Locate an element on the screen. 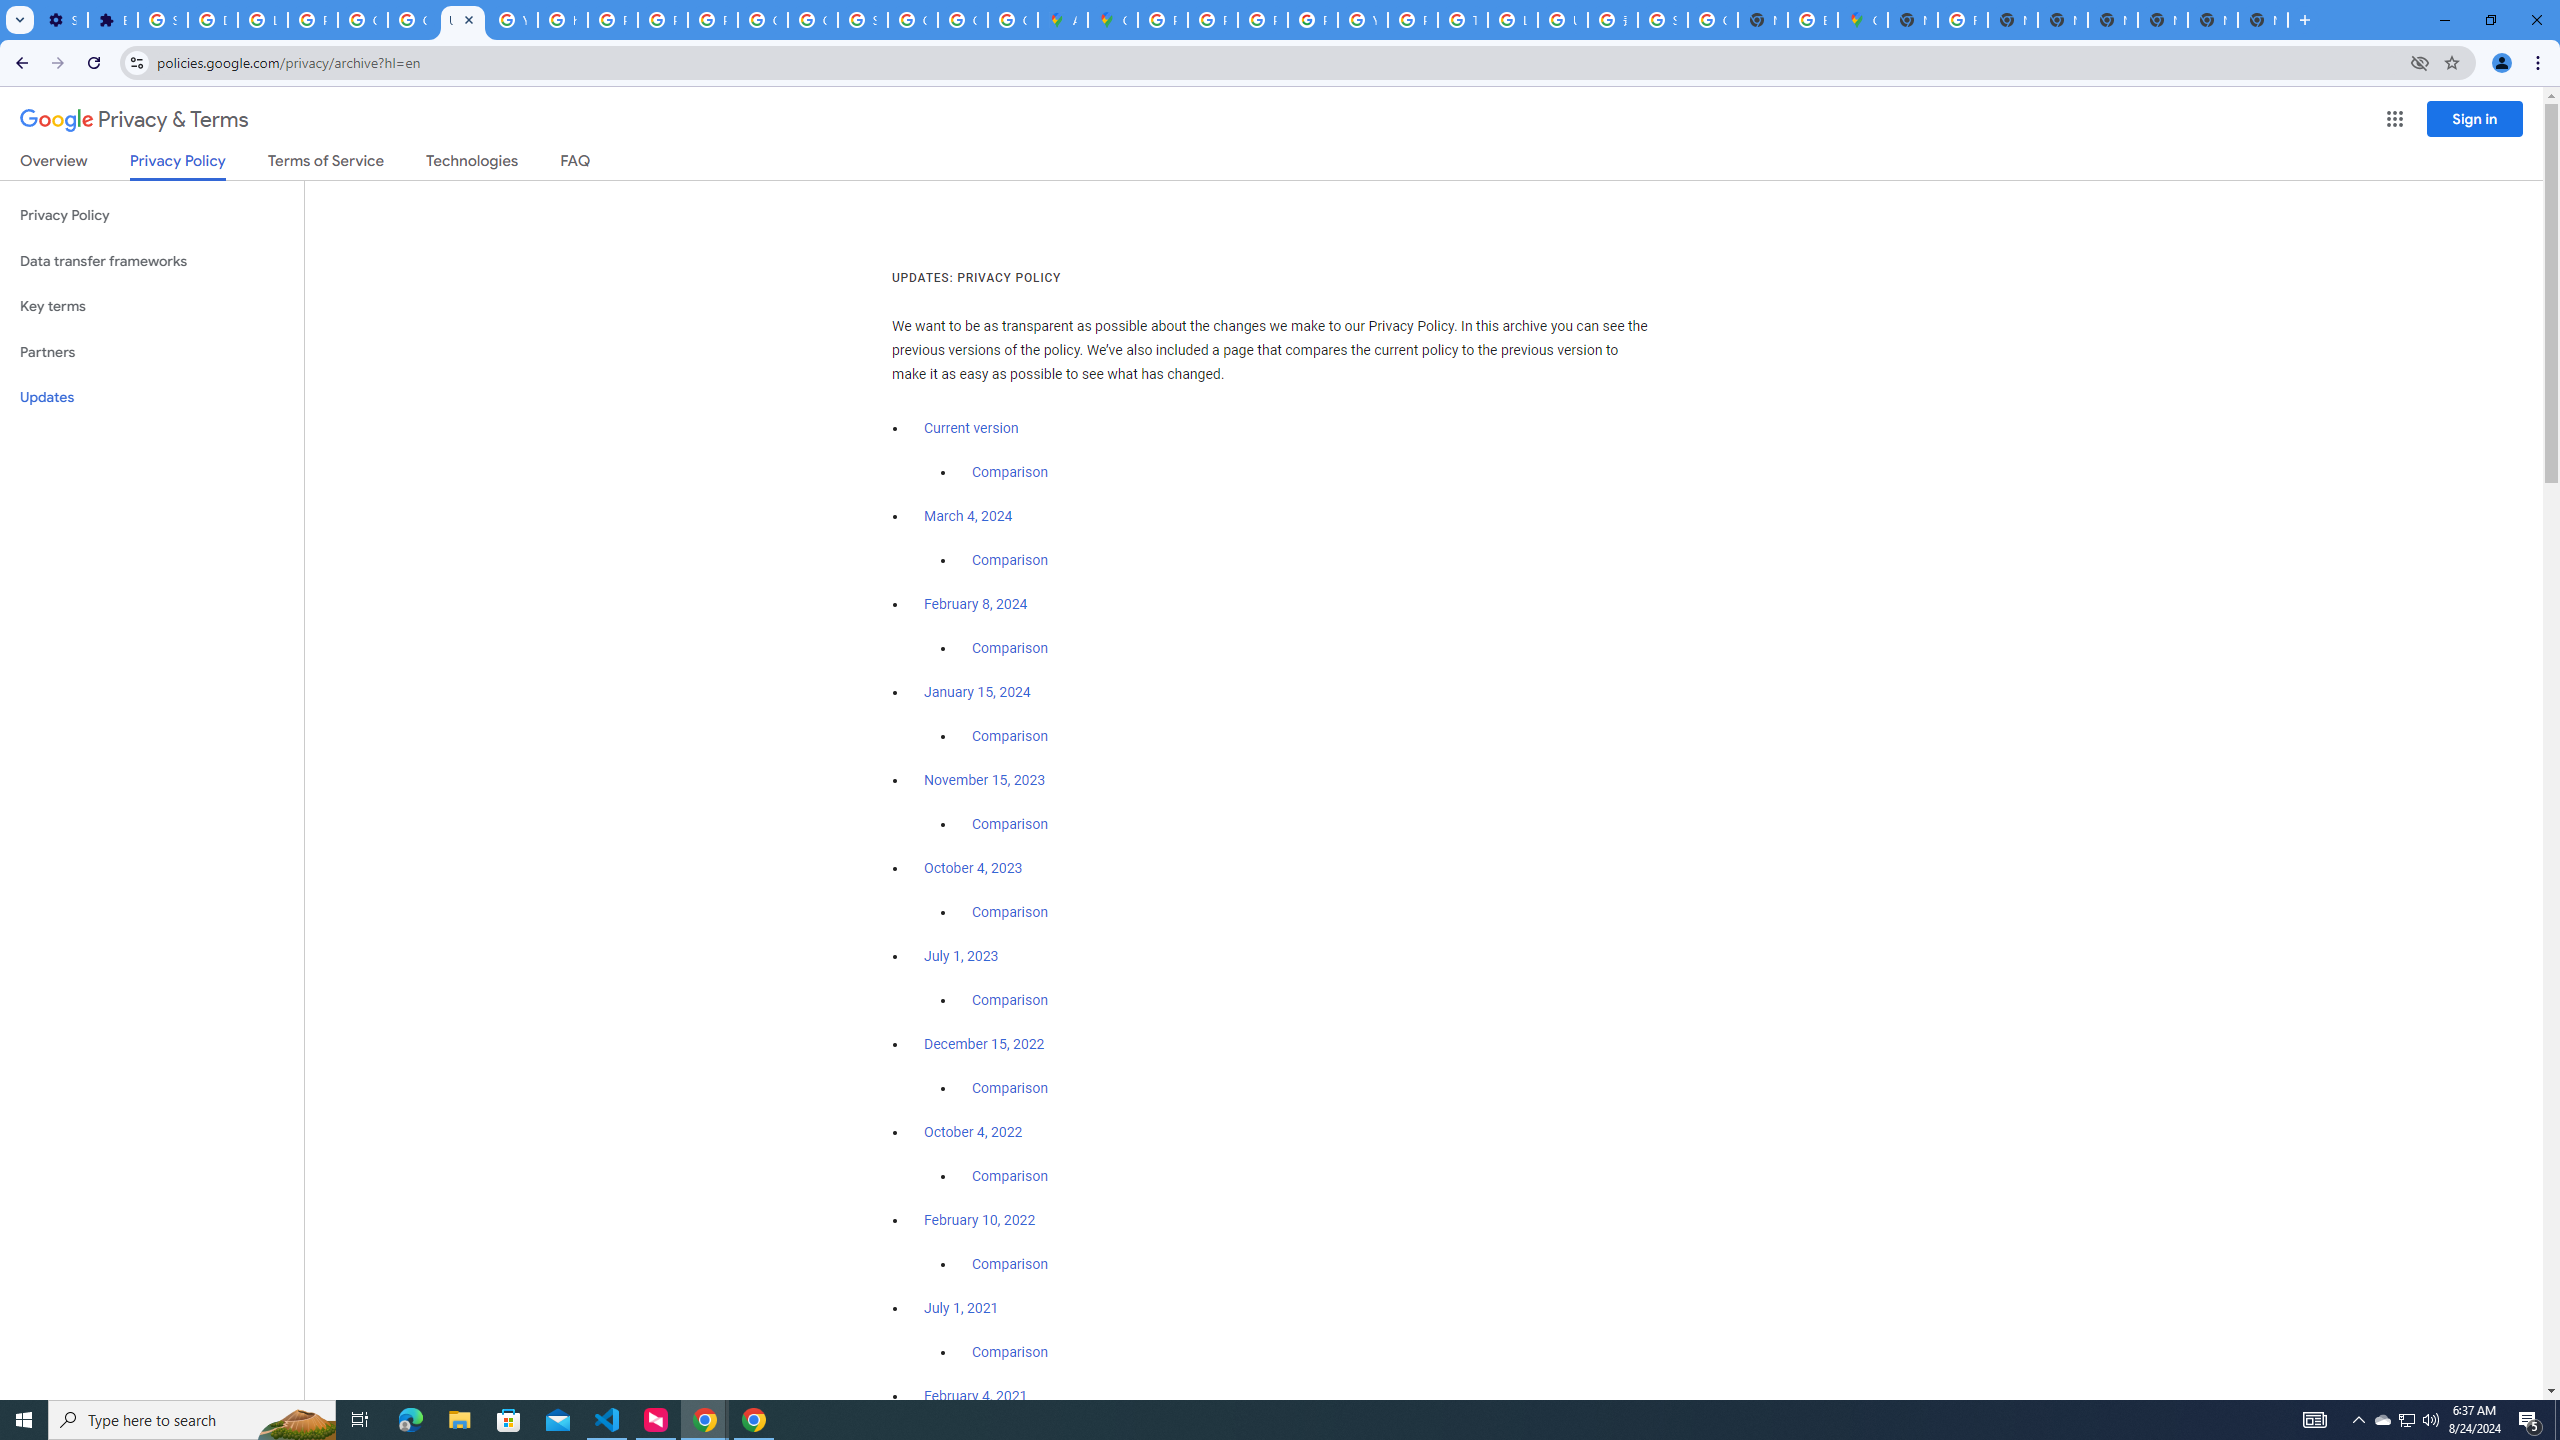  'Data transfer frameworks' is located at coordinates (151, 260).